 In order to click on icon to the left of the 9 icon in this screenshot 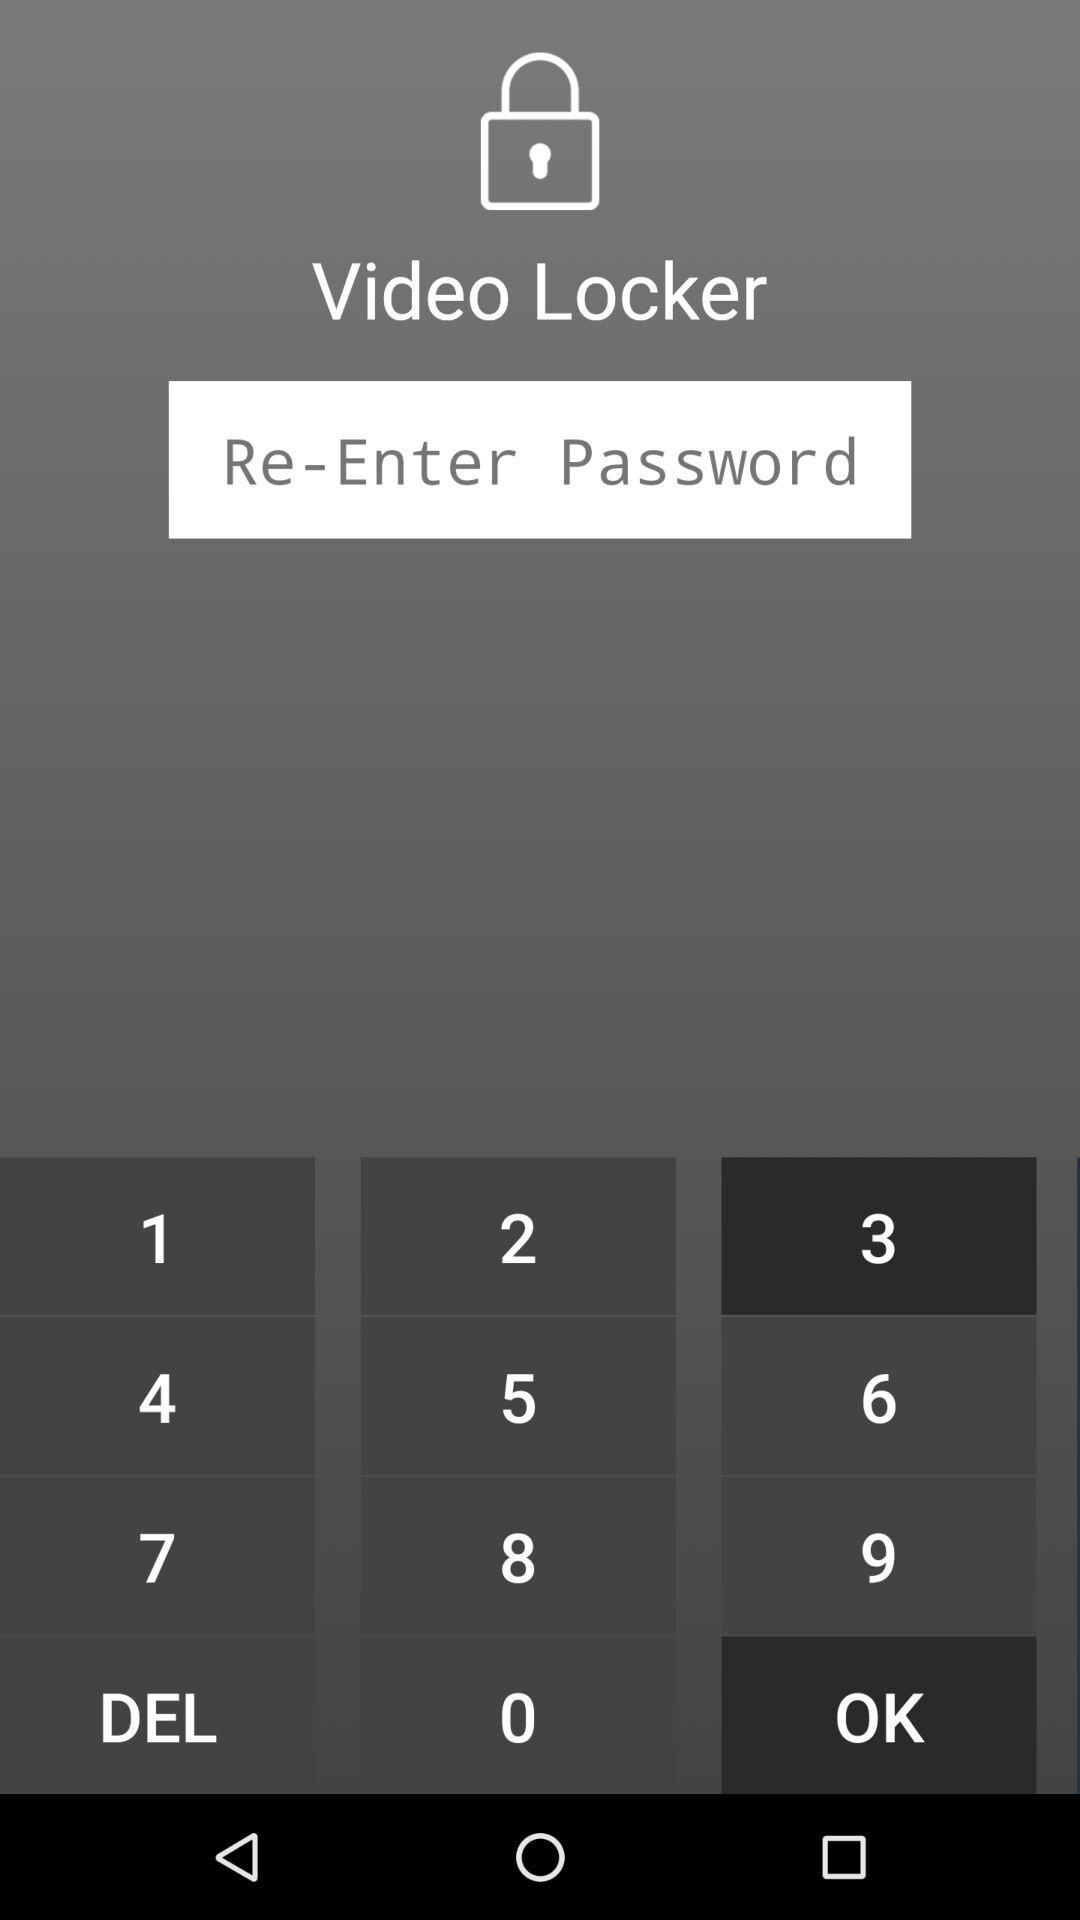, I will do `click(517, 1714)`.